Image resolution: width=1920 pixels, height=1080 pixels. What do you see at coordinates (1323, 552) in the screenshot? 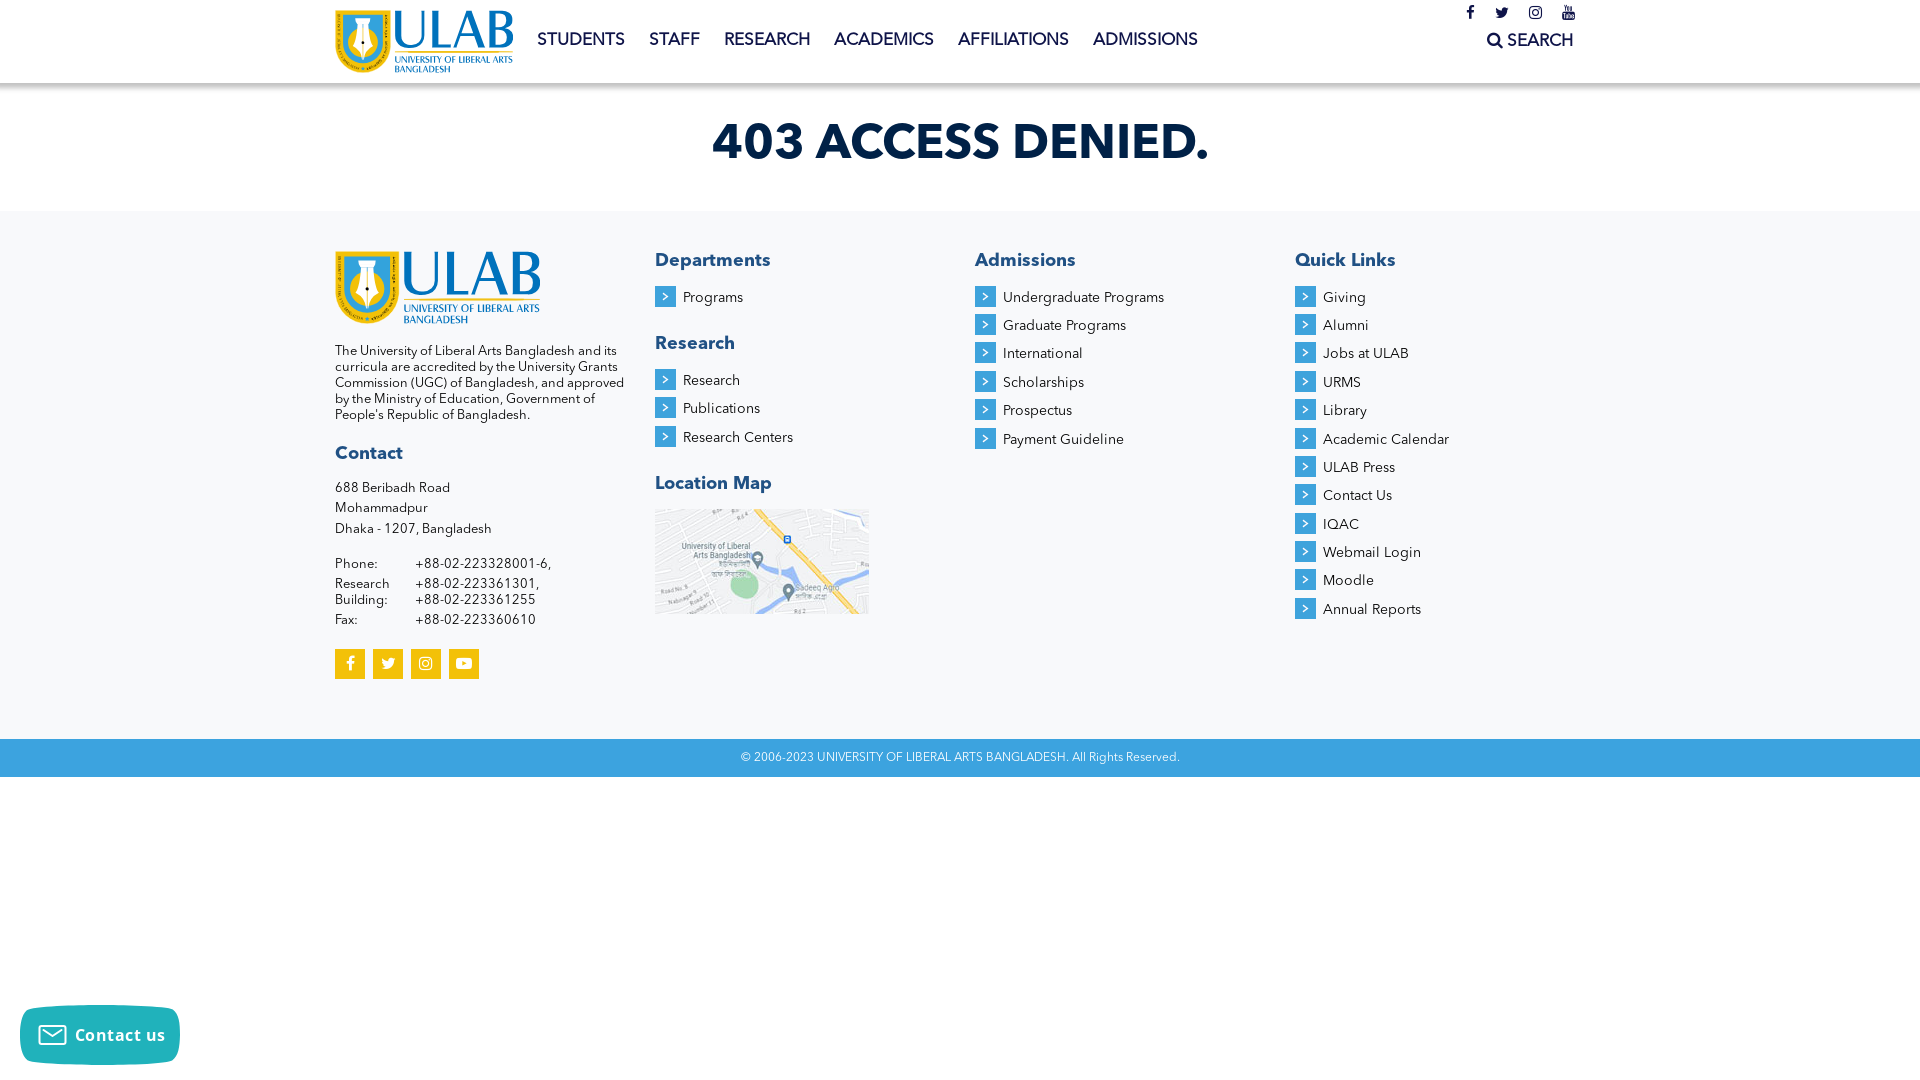
I see `'Webmail Login'` at bounding box center [1323, 552].